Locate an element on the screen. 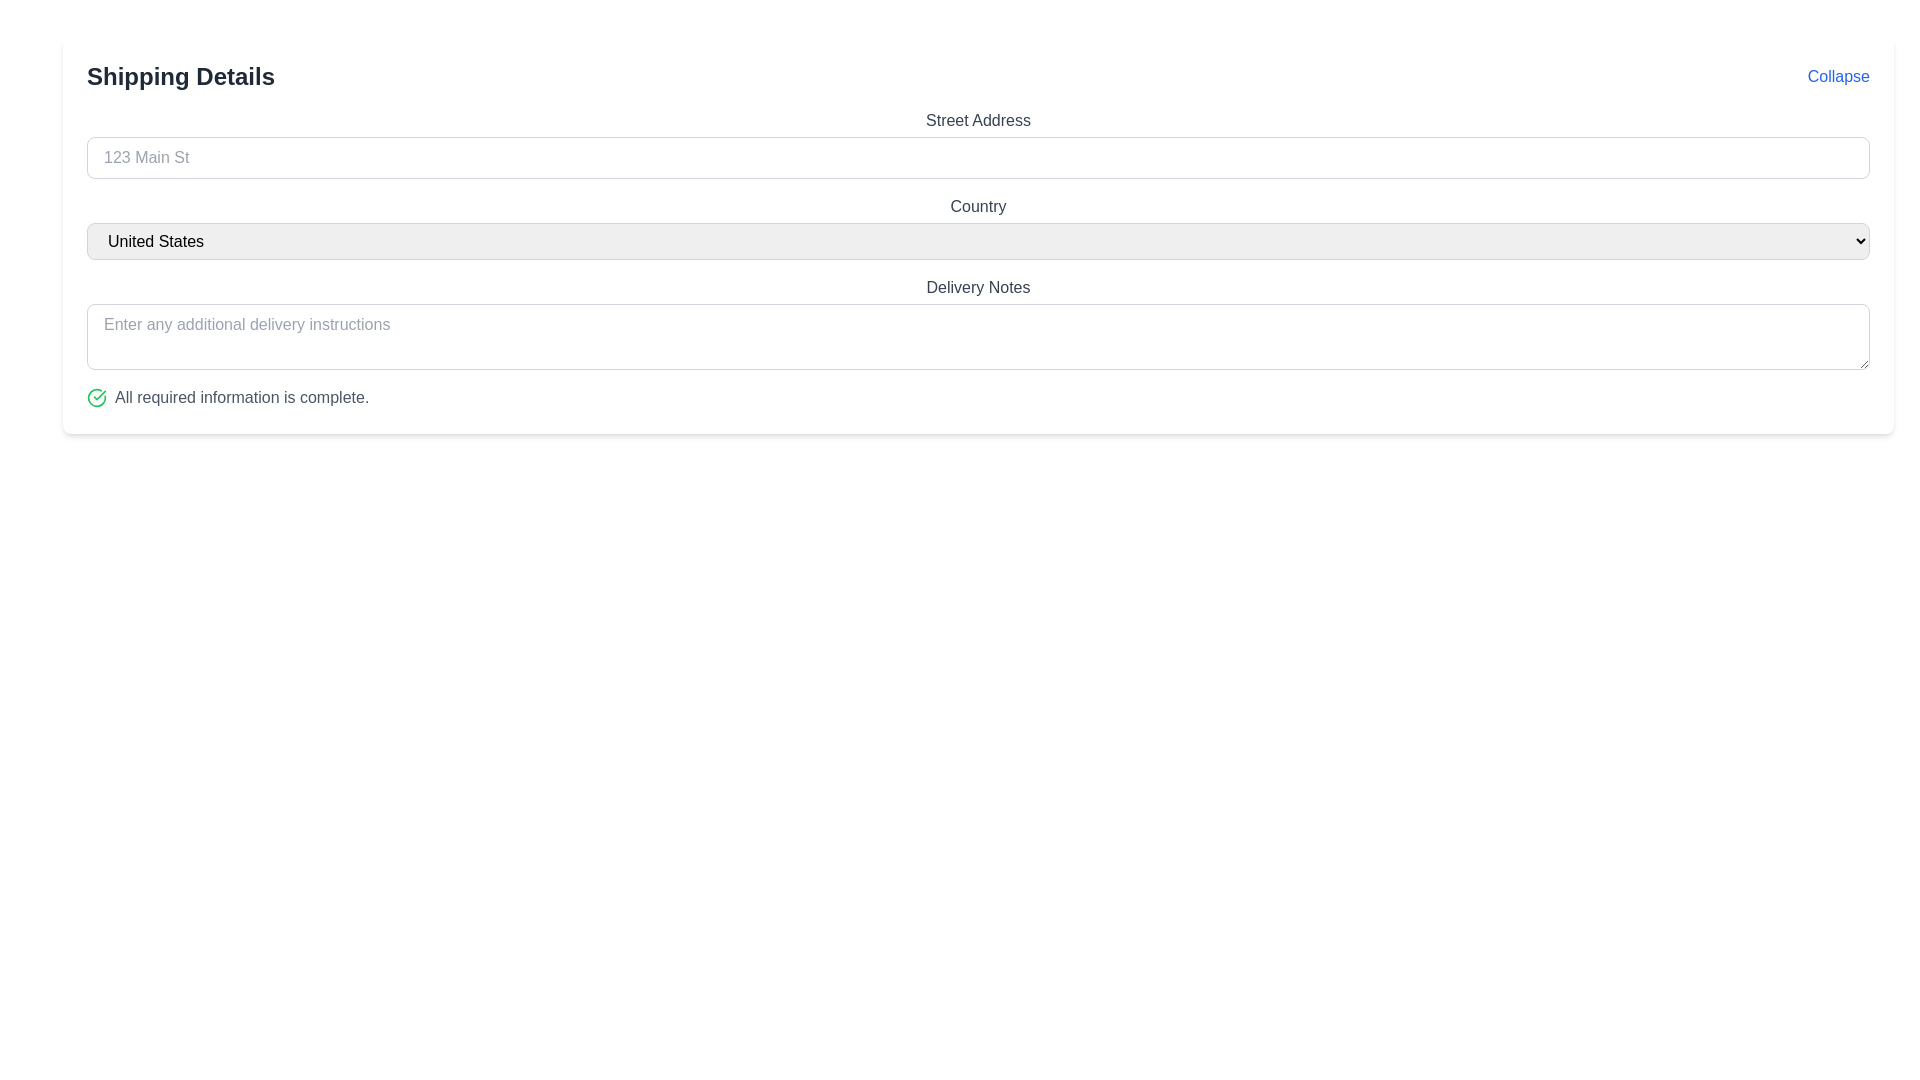  the 'Street Address' text label which is styled in light gray and positioned at the top of the form, above the '123 Main St' input field is located at coordinates (978, 120).